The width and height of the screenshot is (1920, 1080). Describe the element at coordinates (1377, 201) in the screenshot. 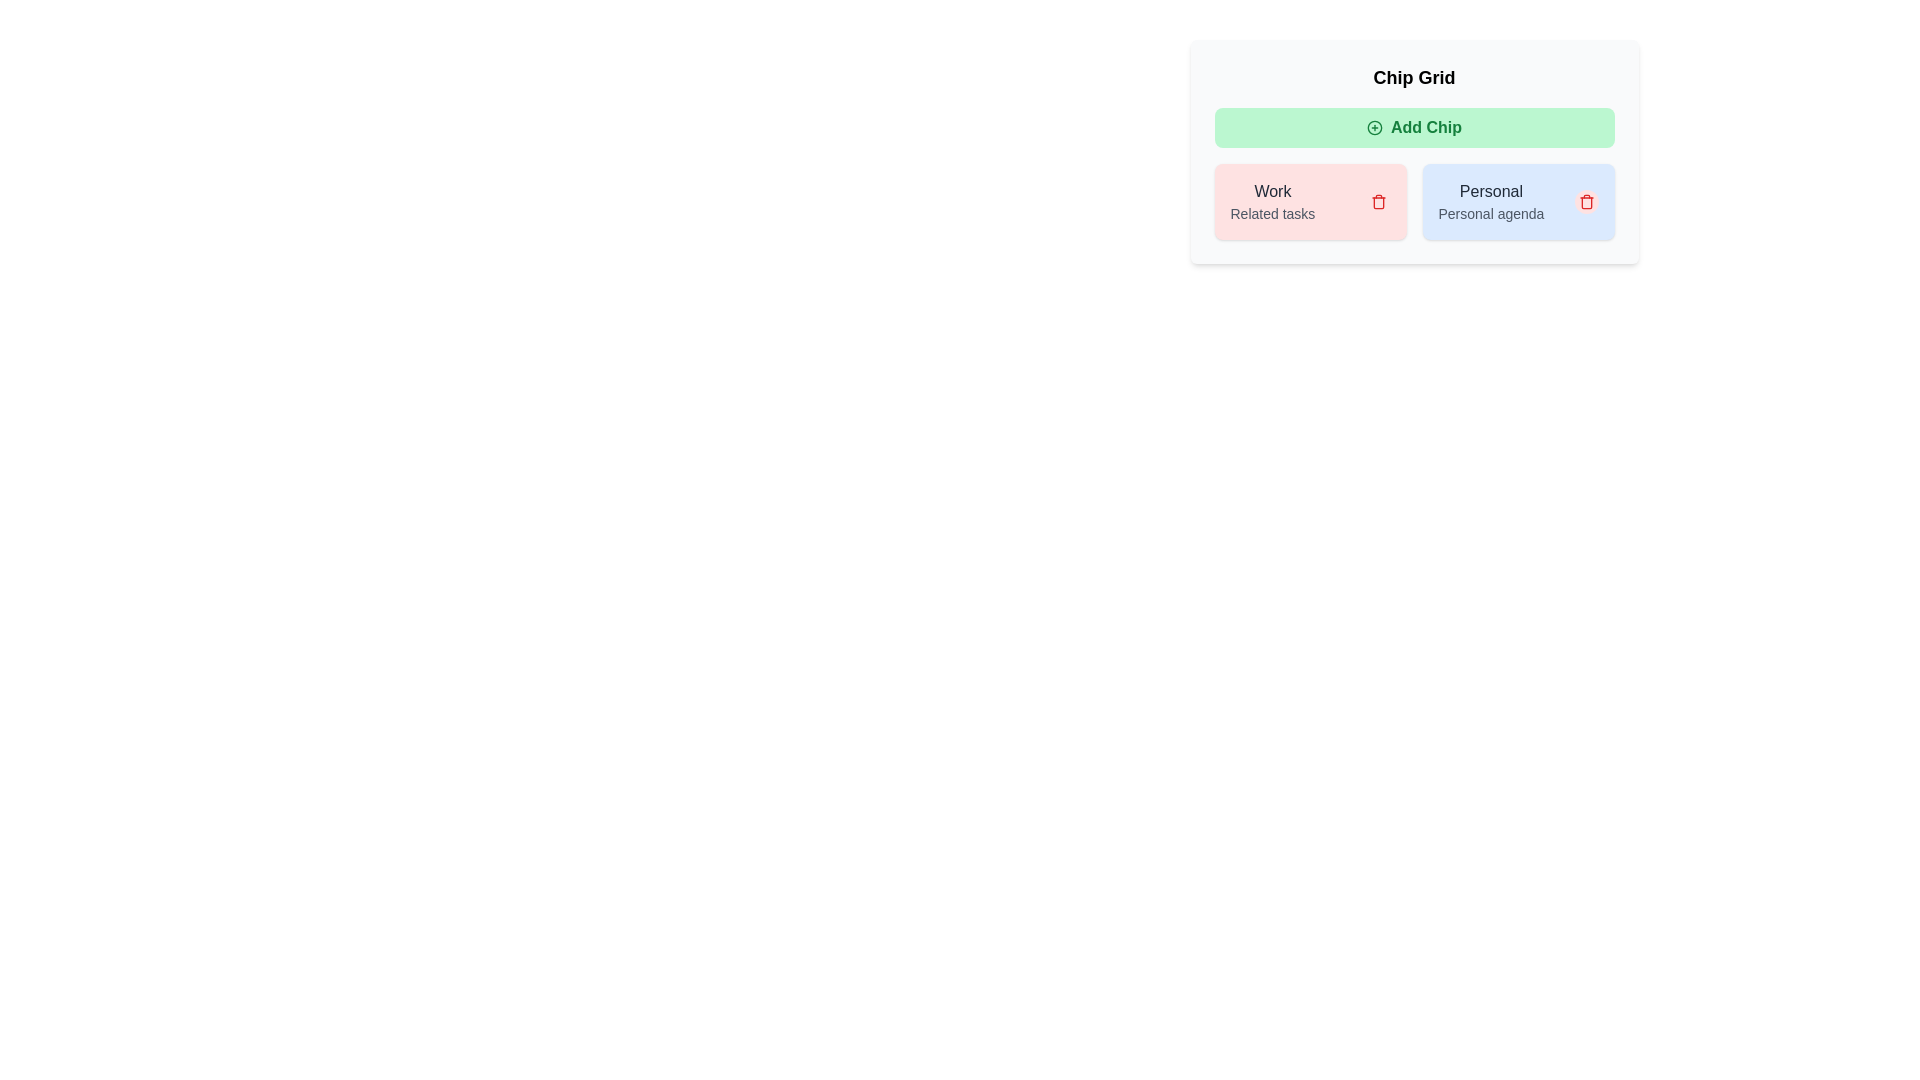

I see `the chip labeled Work from the grid` at that location.